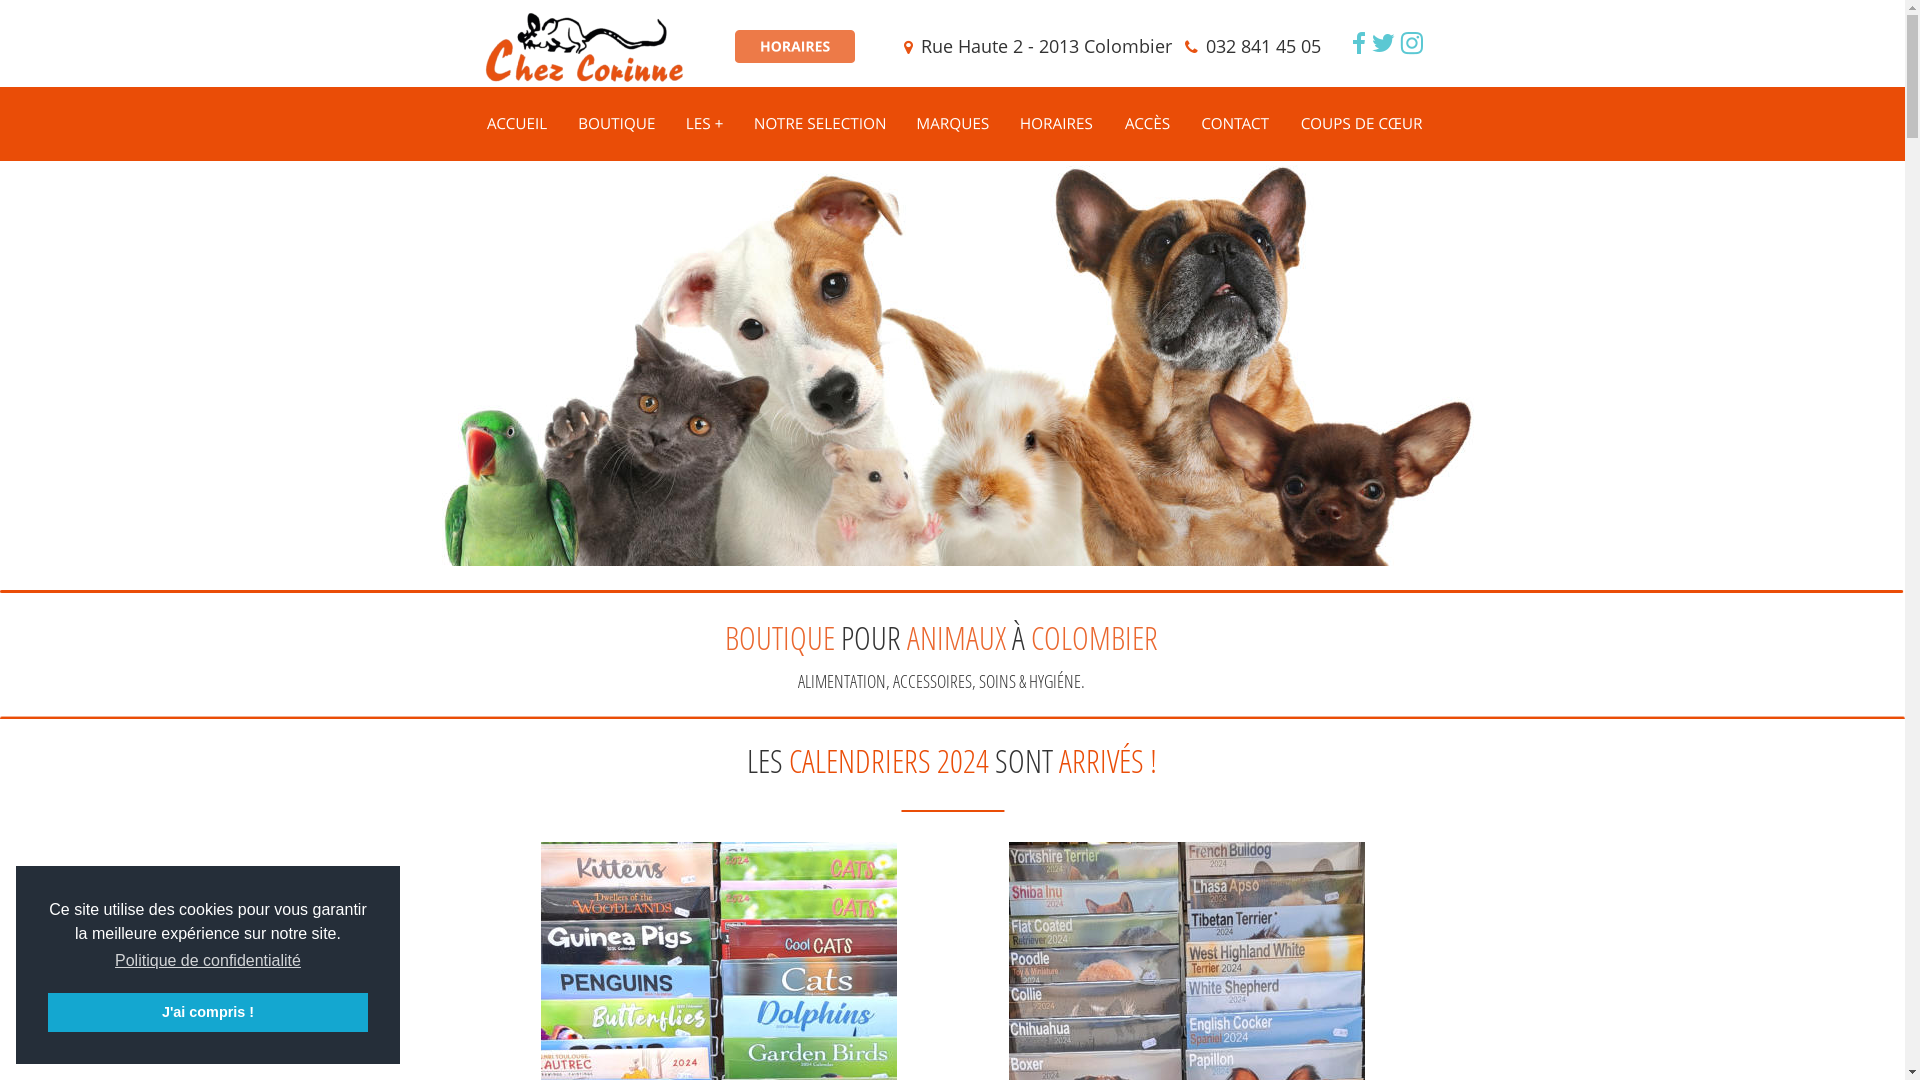 The width and height of the screenshot is (1920, 1080). I want to click on 'J'ai compris !', so click(207, 1011).